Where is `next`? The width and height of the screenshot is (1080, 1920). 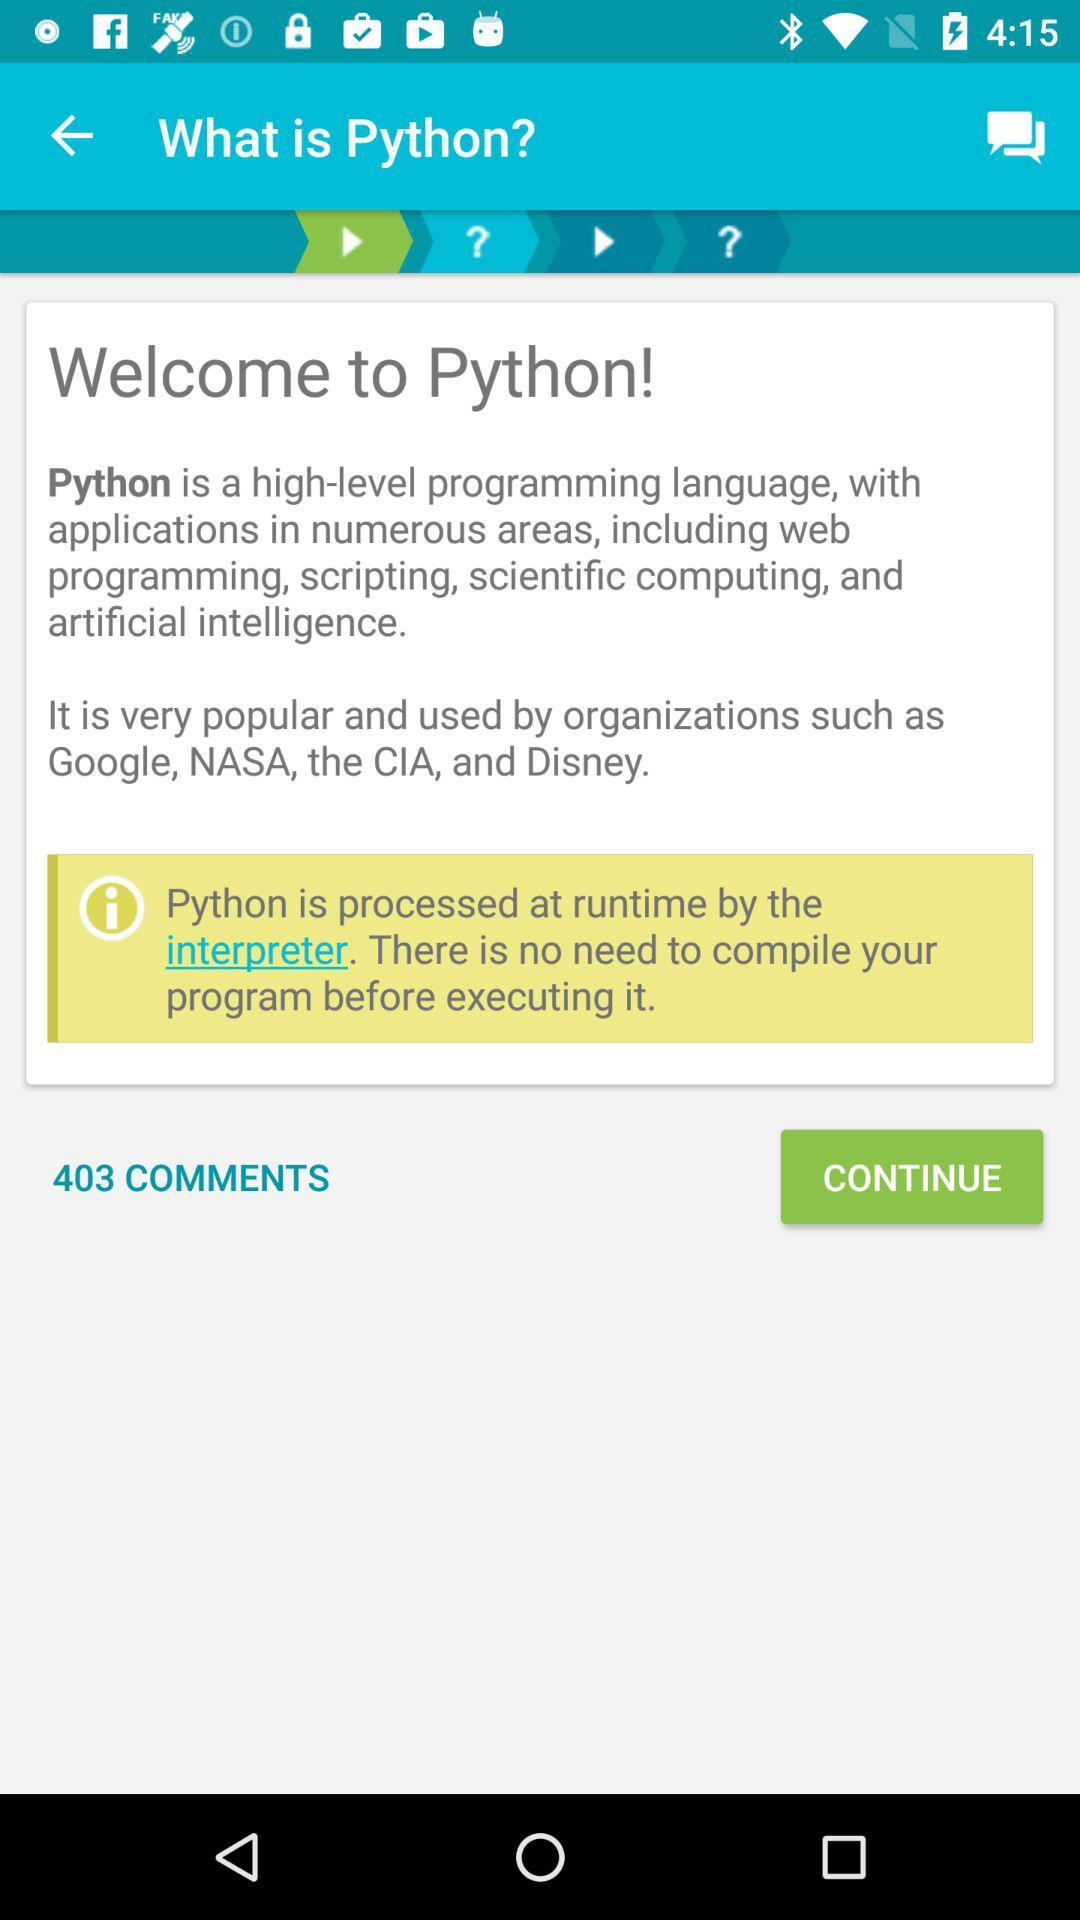 next is located at coordinates (350, 240).